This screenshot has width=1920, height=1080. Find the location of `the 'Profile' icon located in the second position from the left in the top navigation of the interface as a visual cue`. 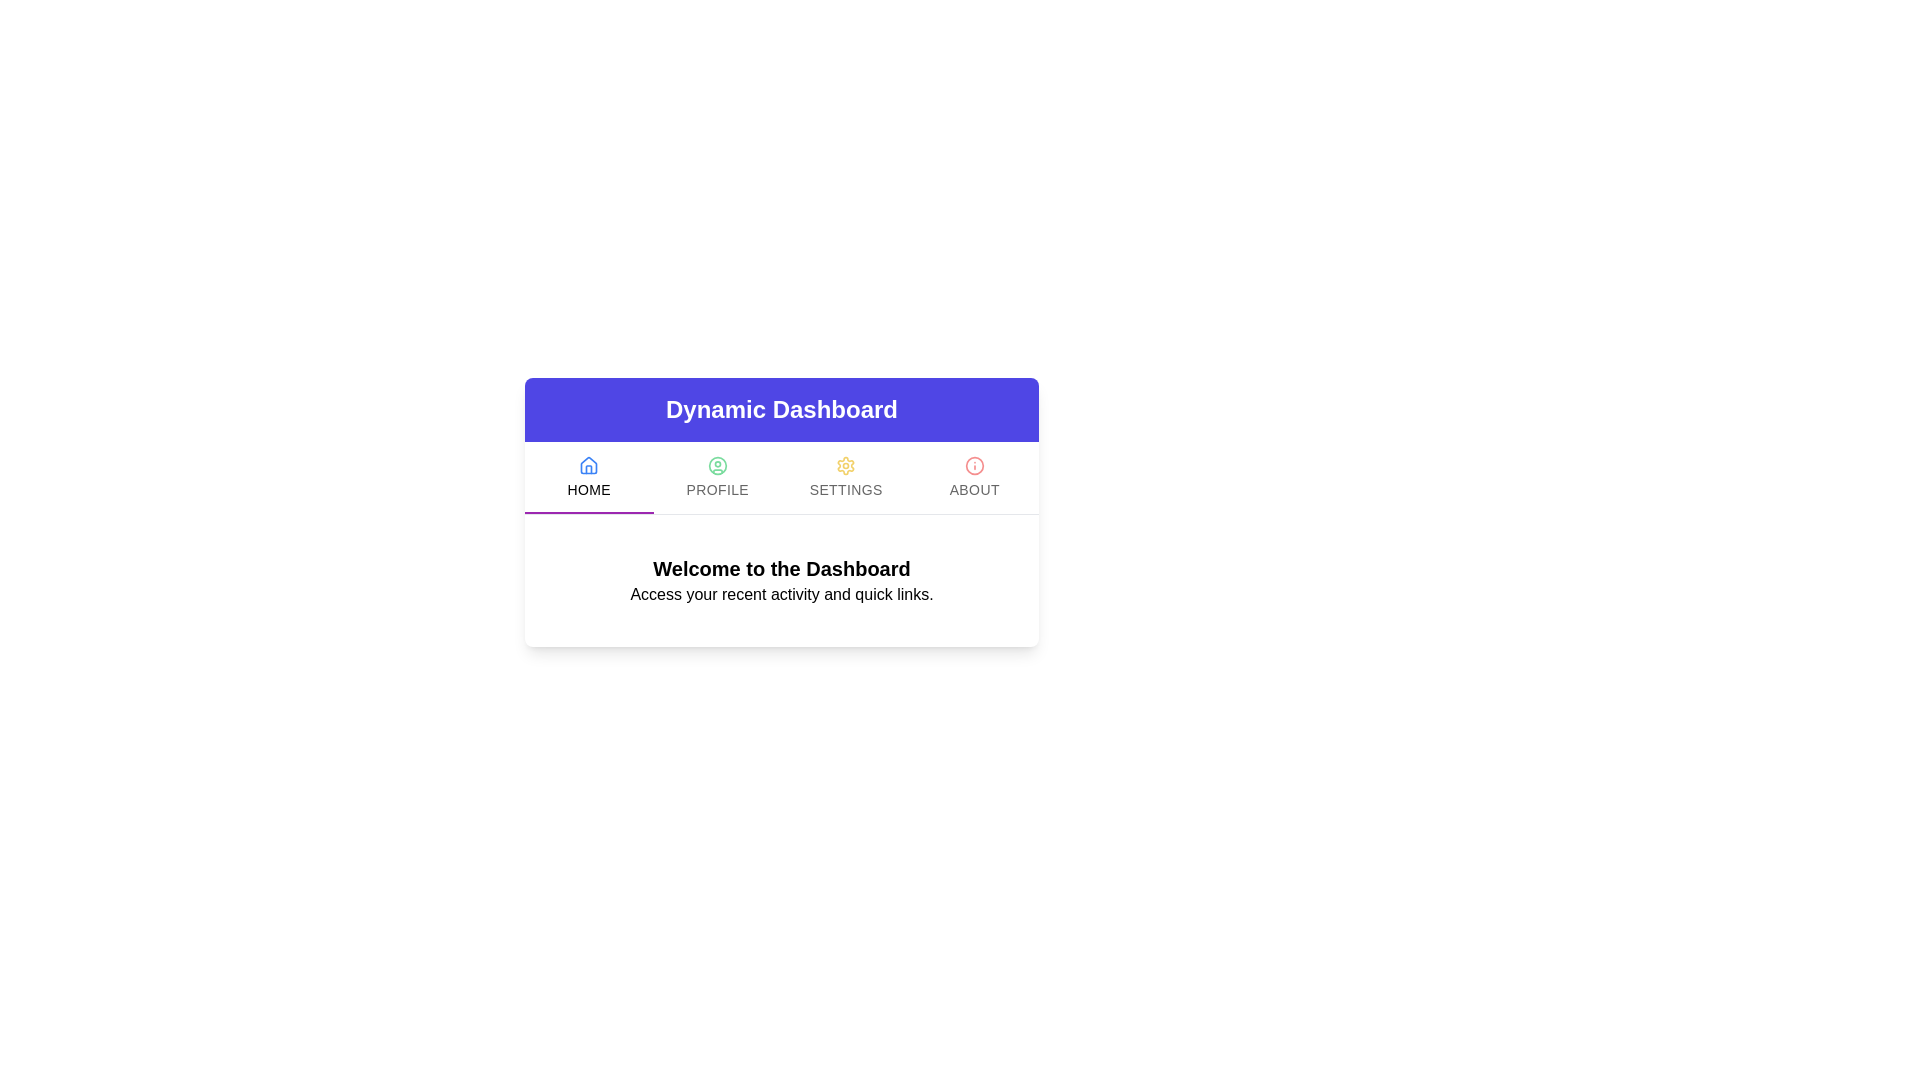

the 'Profile' icon located in the second position from the left in the top navigation of the interface as a visual cue is located at coordinates (717, 466).